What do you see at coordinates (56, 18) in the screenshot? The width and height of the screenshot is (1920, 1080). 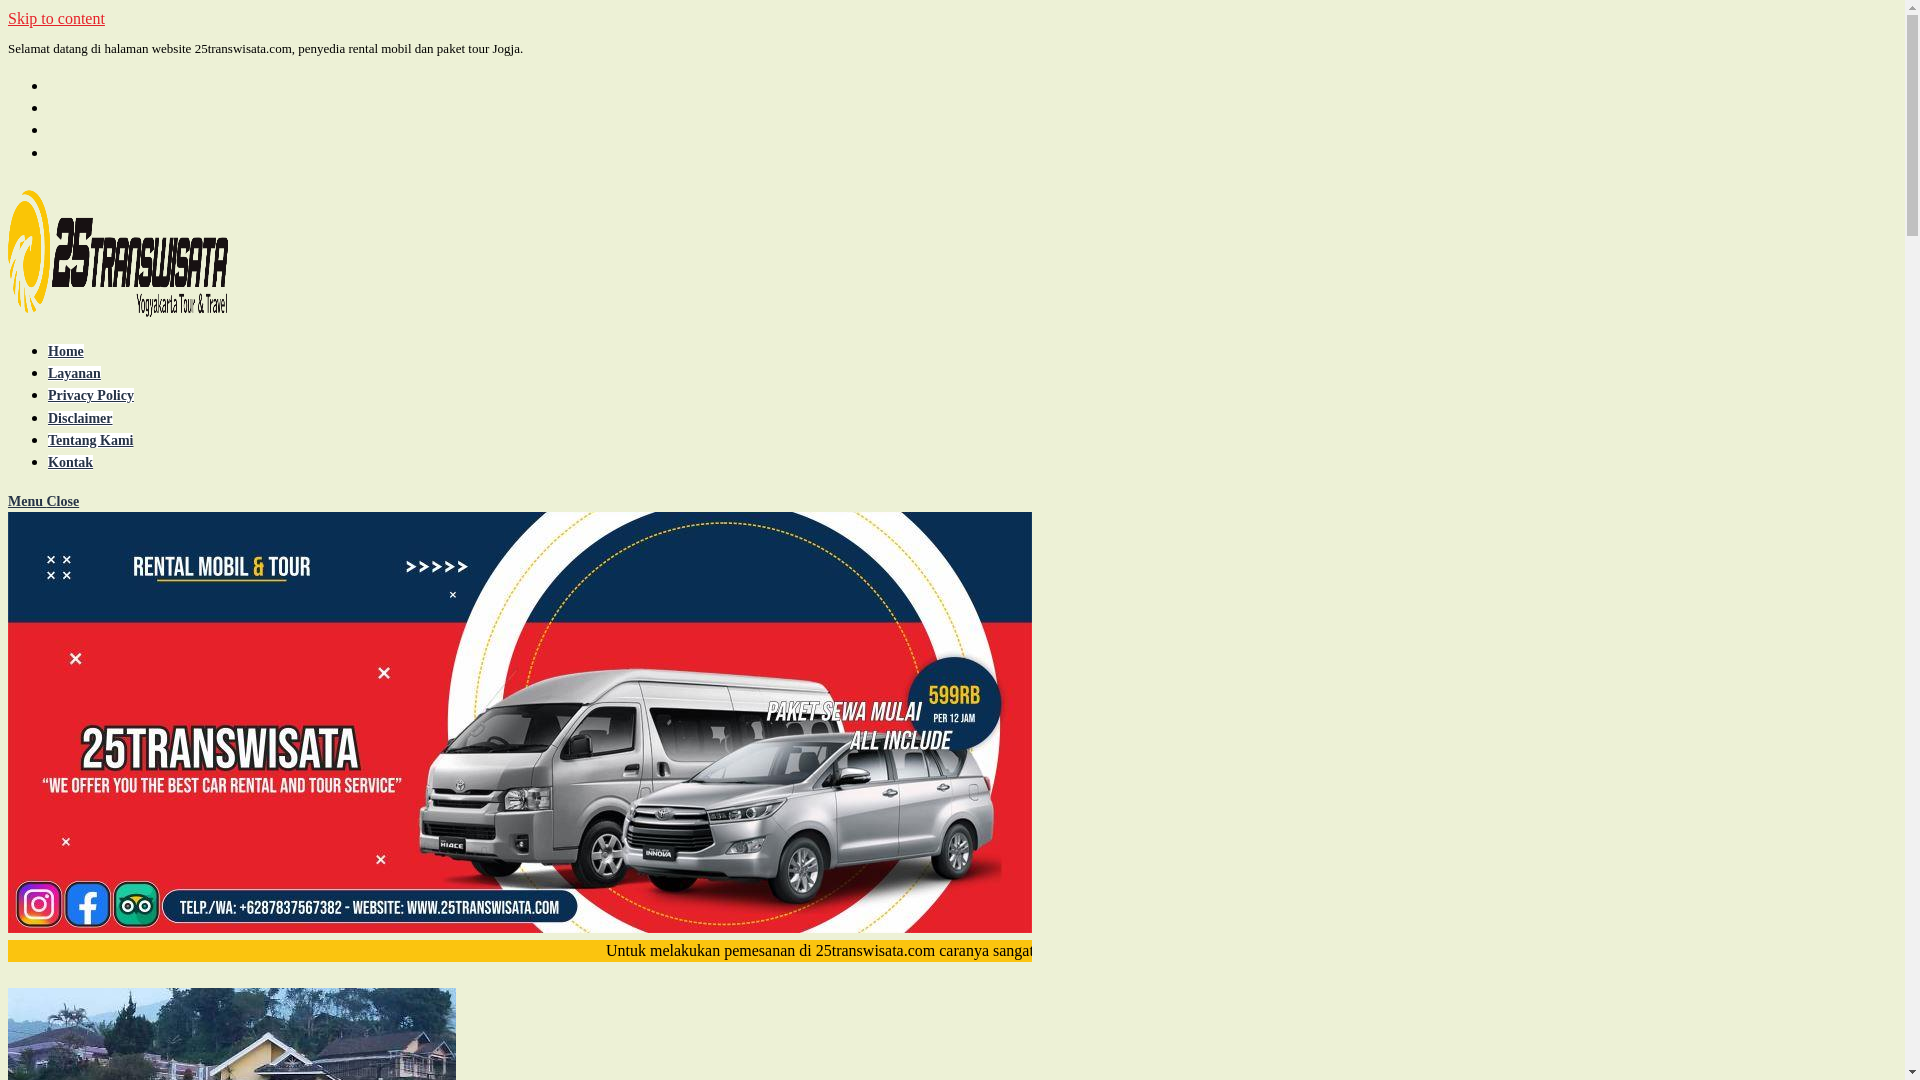 I see `'Skip to content'` at bounding box center [56, 18].